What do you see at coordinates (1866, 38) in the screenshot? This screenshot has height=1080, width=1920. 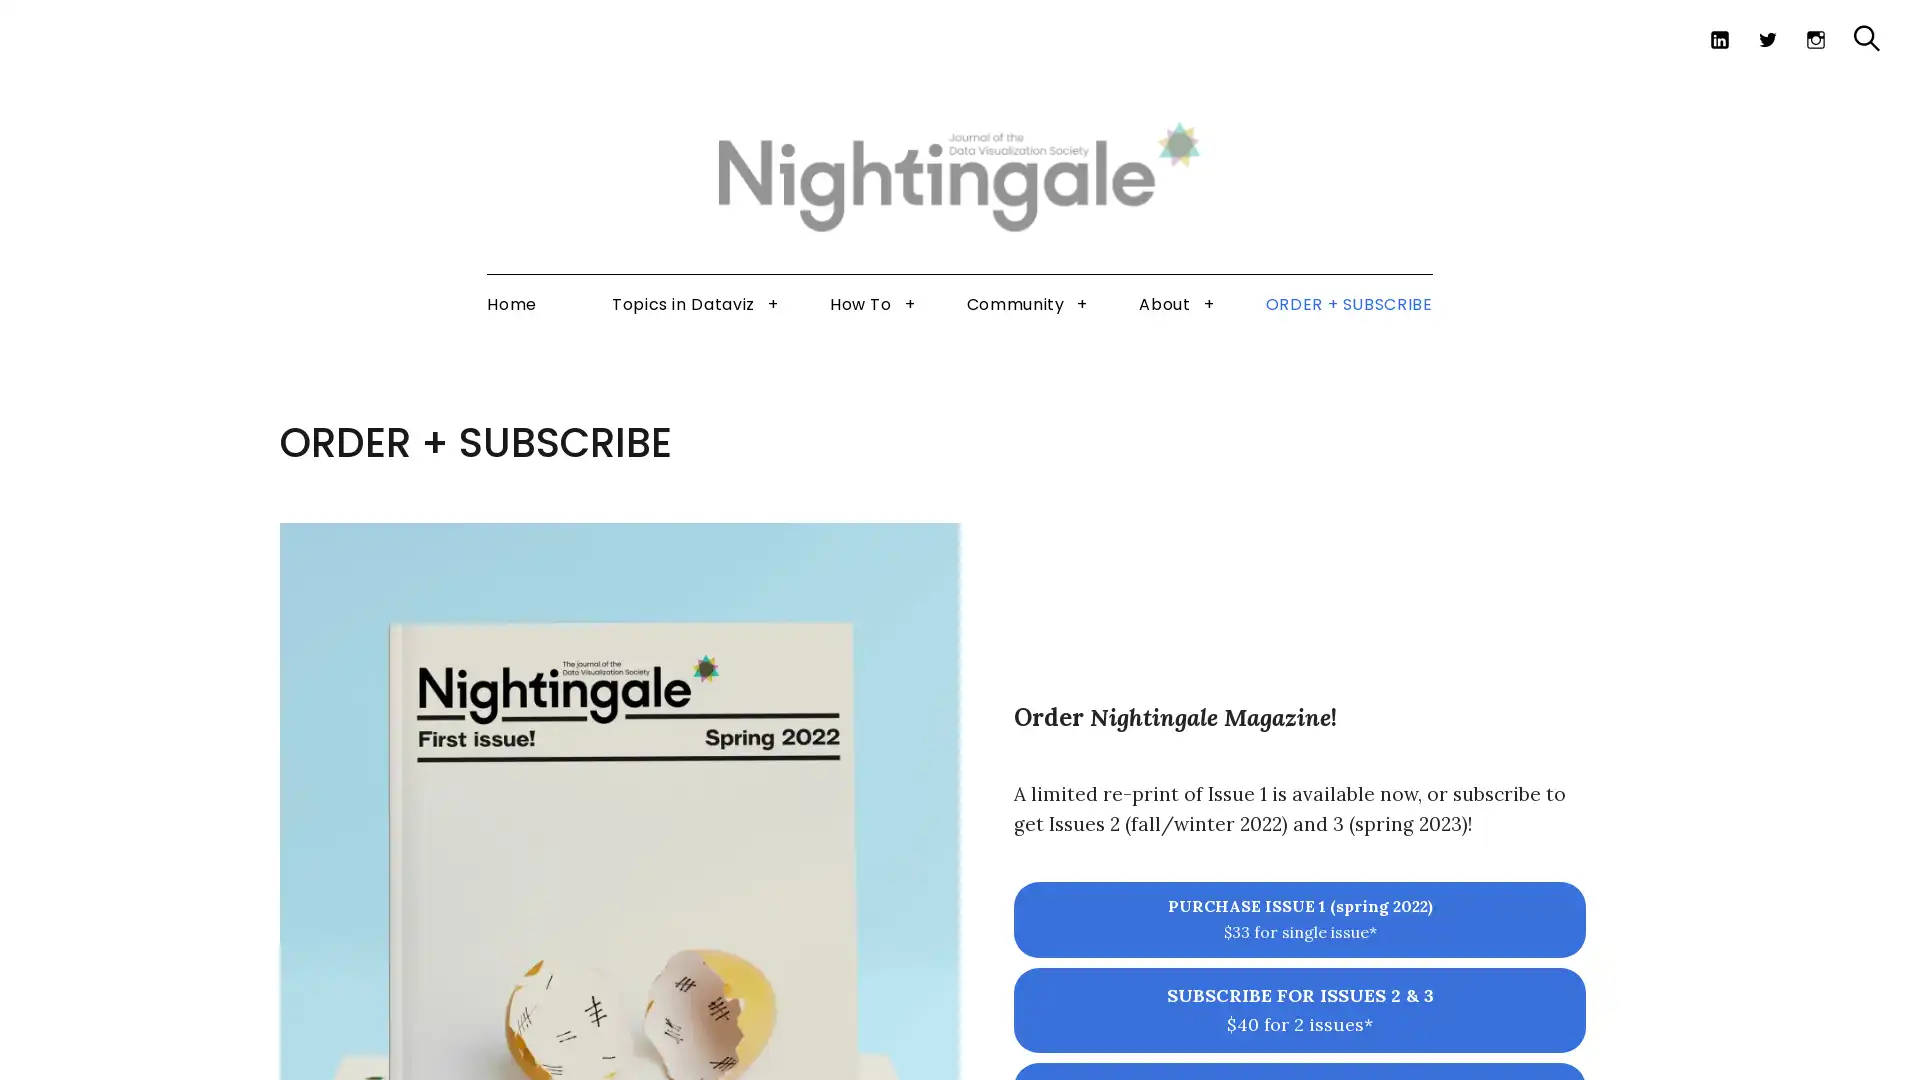 I see `Search` at bounding box center [1866, 38].